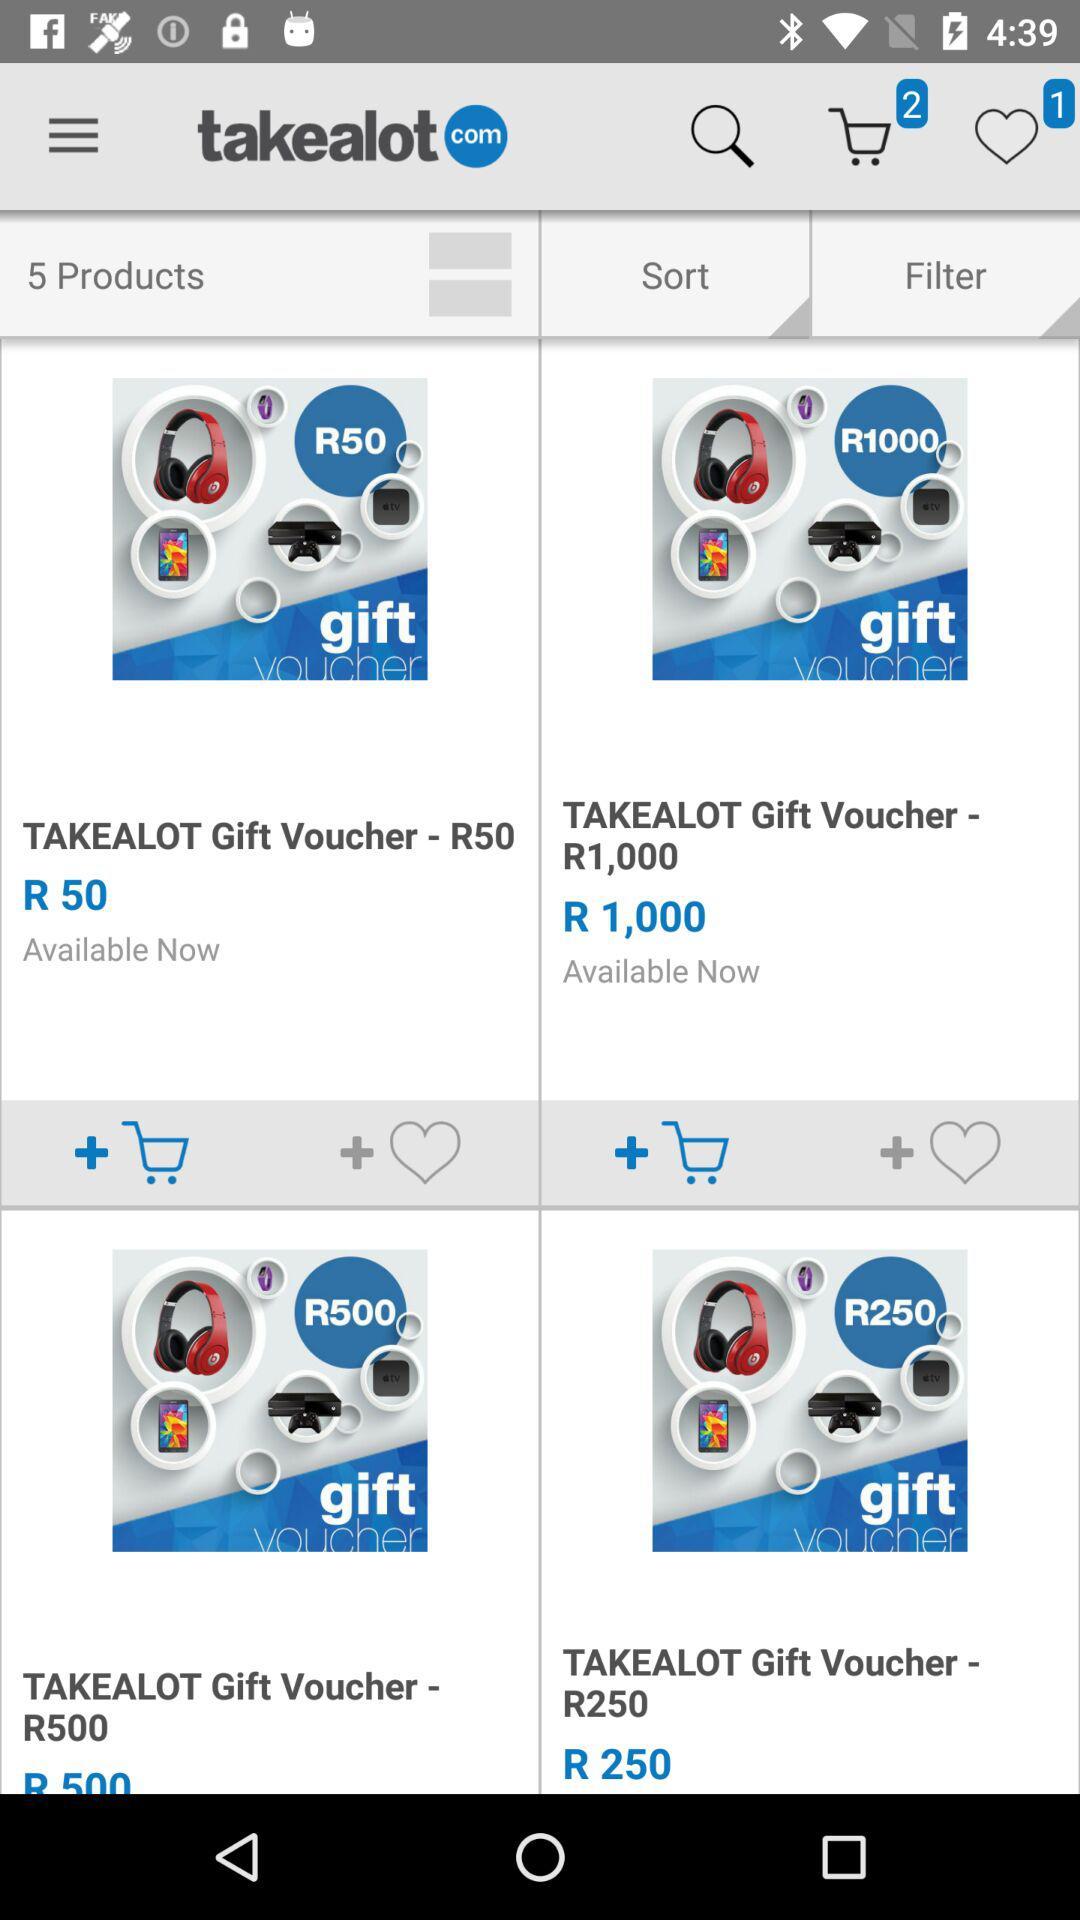 Image resolution: width=1080 pixels, height=1920 pixels. Describe the element at coordinates (470, 273) in the screenshot. I see `the icon to the left of sort` at that location.